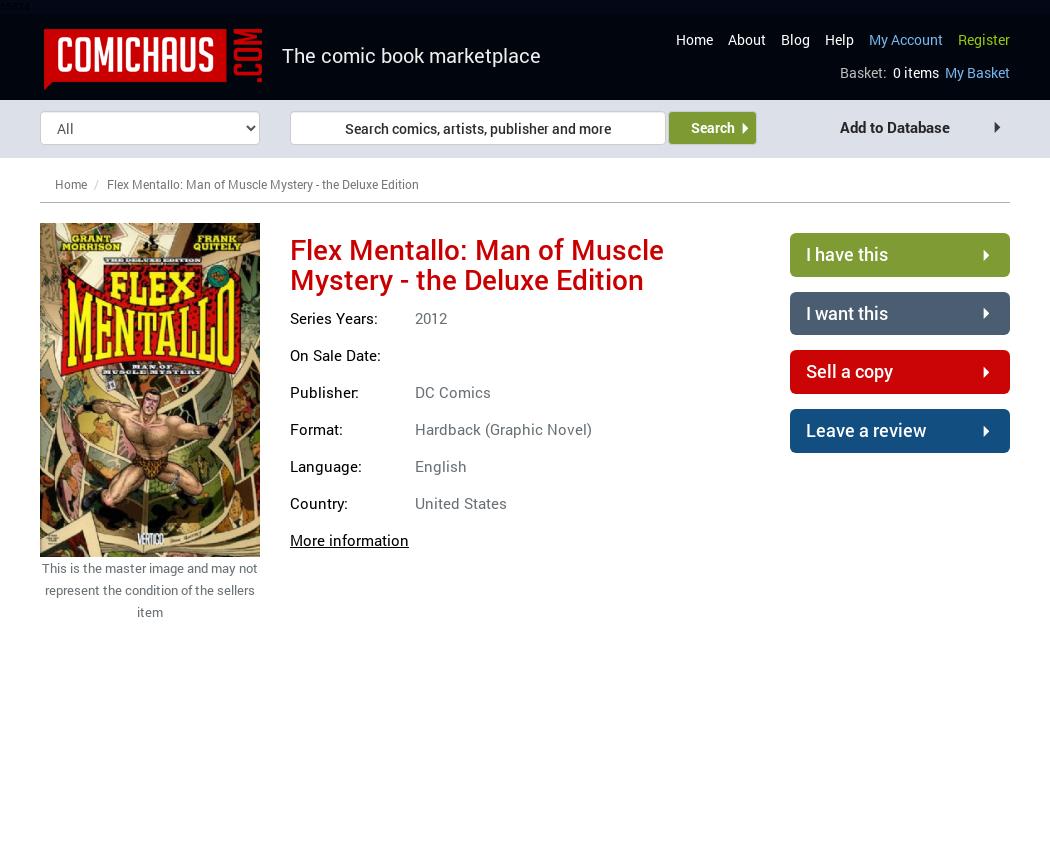 This screenshot has height=856, width=1050. I want to click on 'Basket:', so click(862, 72).